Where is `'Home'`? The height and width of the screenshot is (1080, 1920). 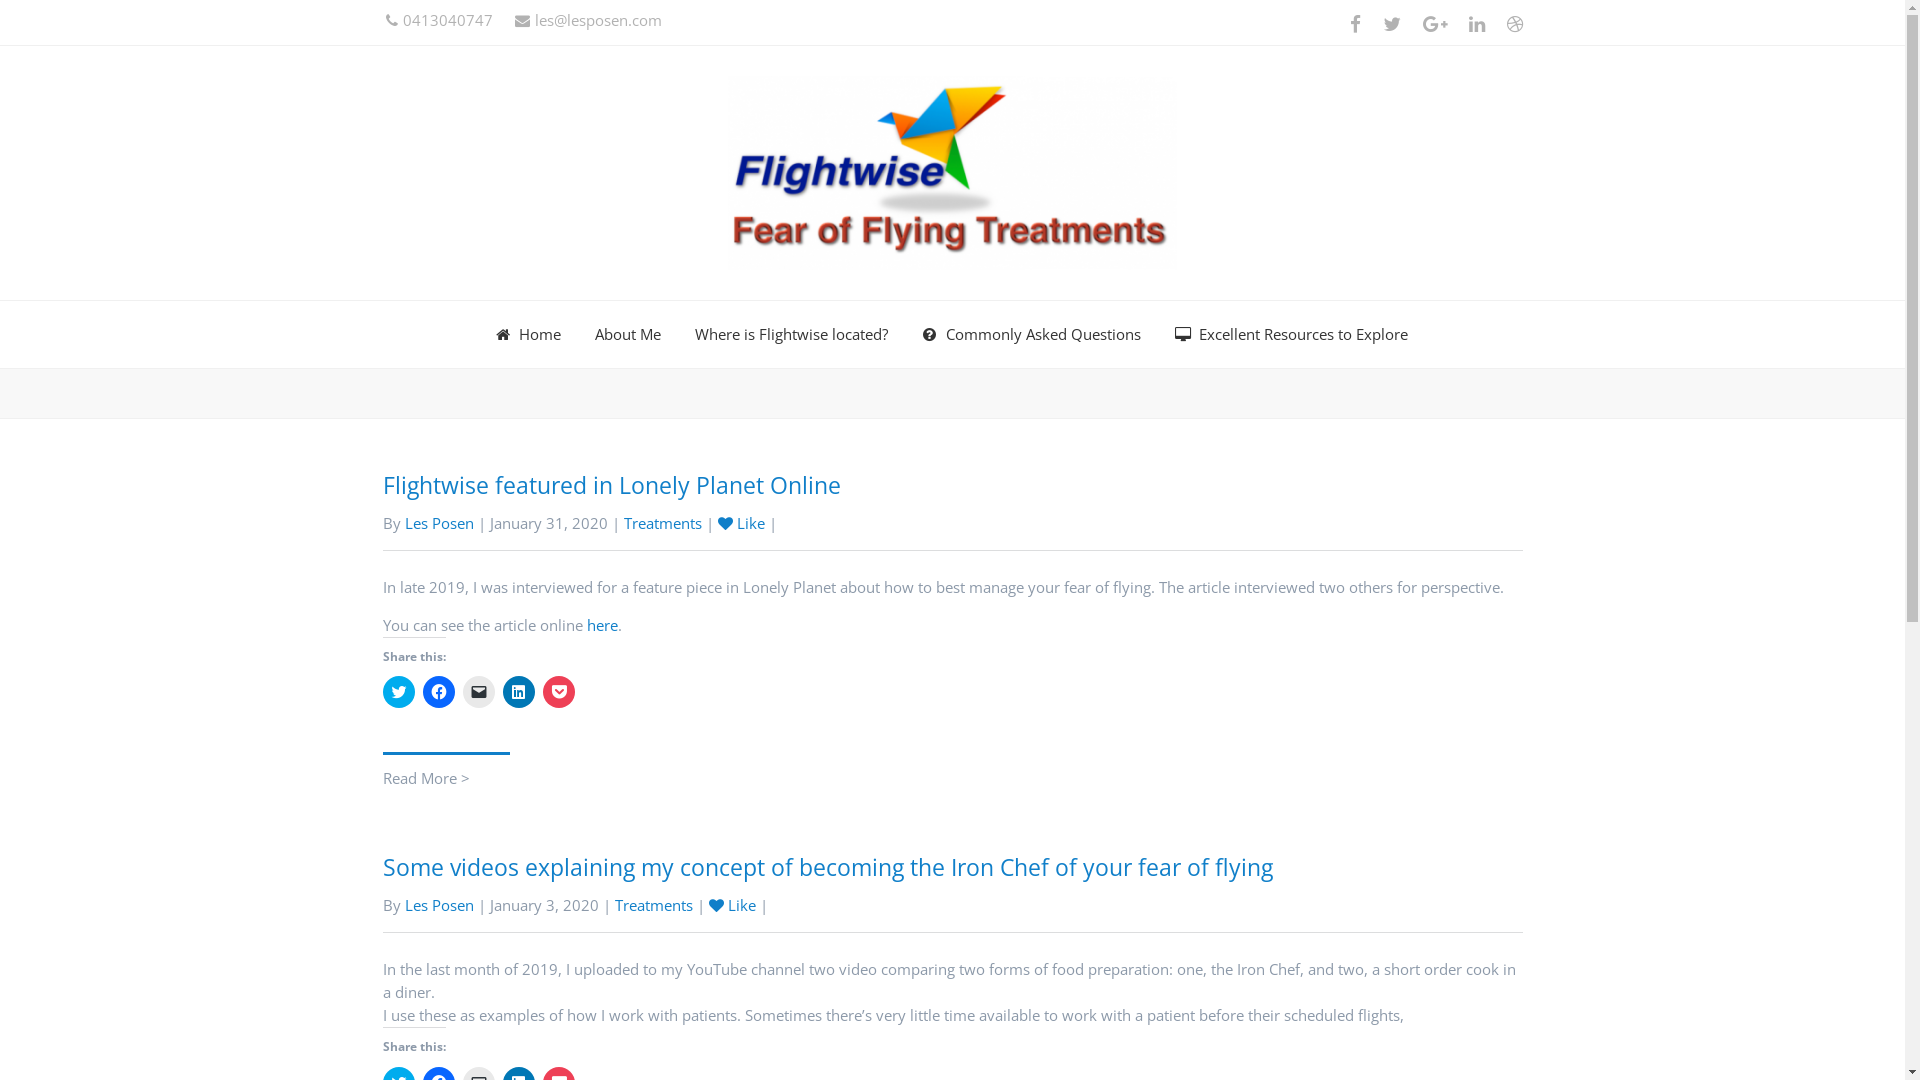 'Home' is located at coordinates (480, 333).